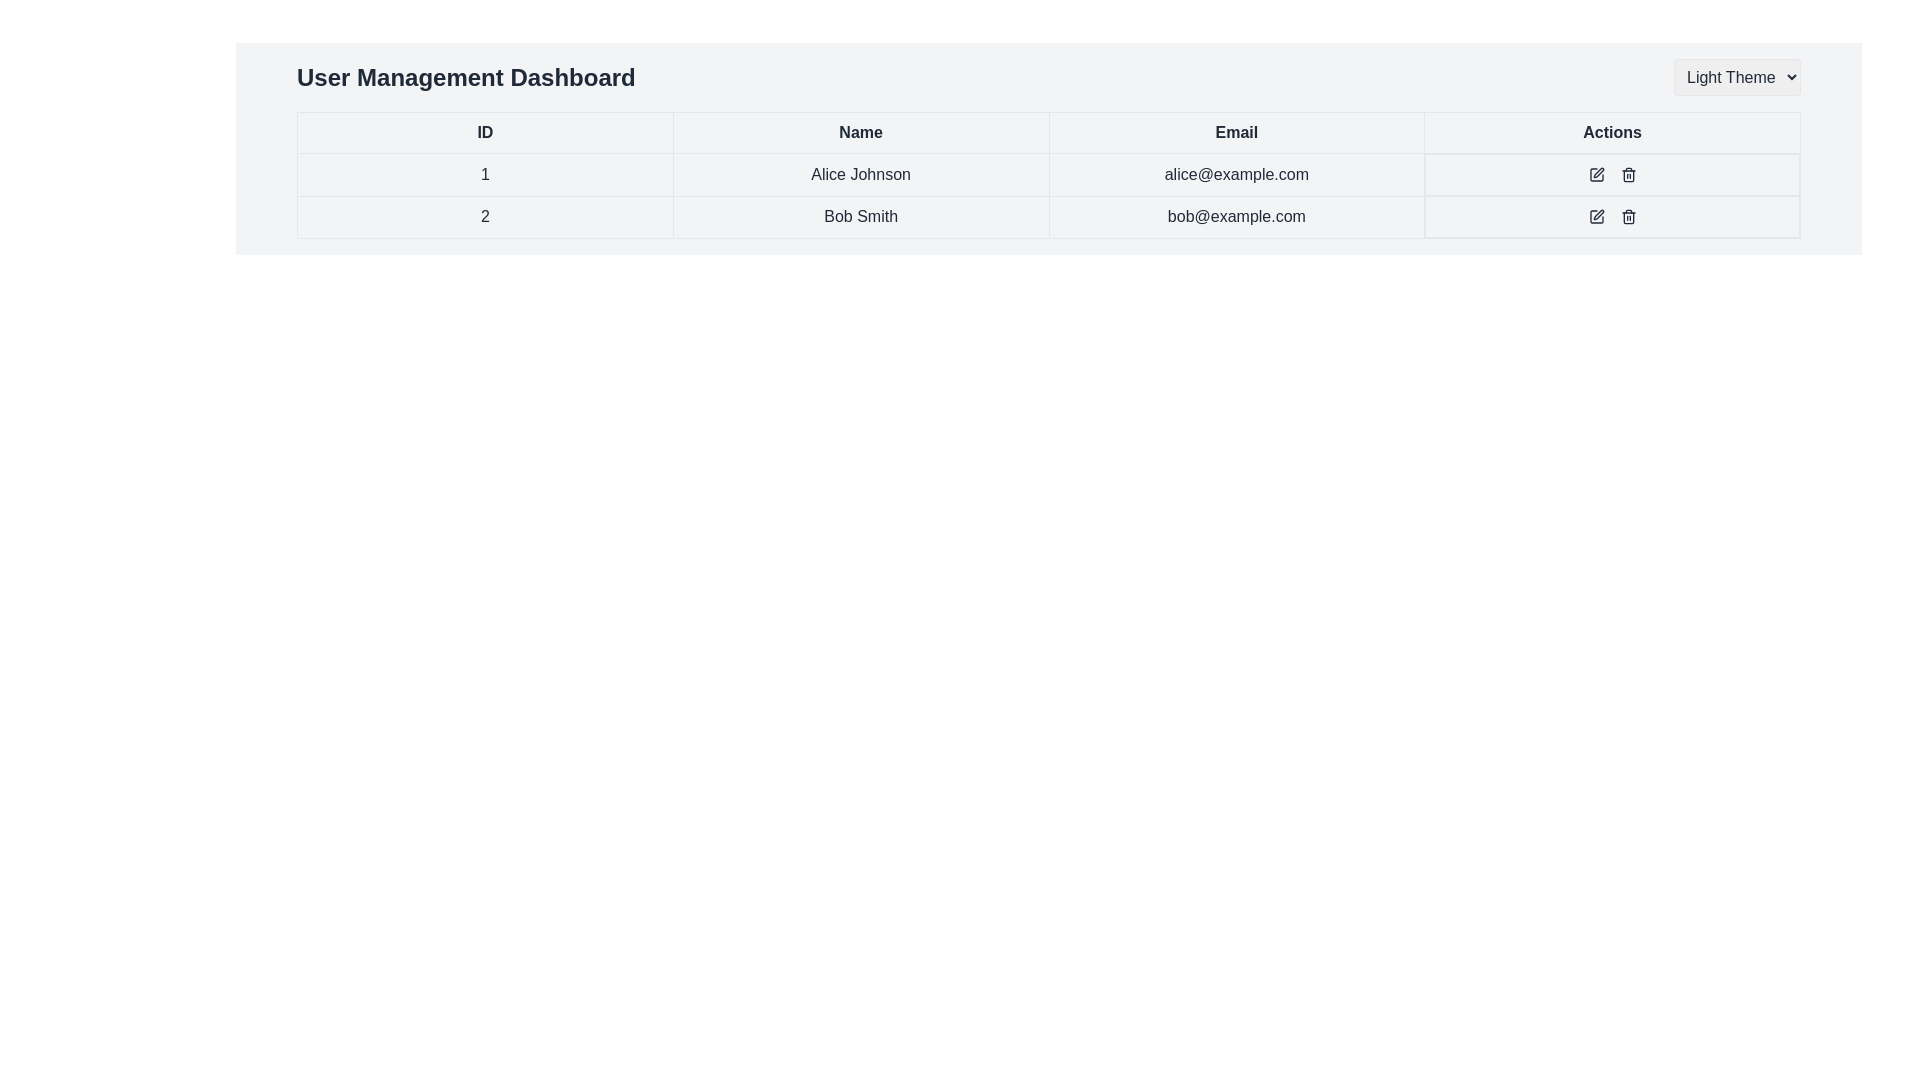 This screenshot has height=1080, width=1920. Describe the element at coordinates (1597, 172) in the screenshot. I see `the edit action icon in the first row under the 'Actions' column, which is aligned with the user 'Alice Johnson' and positioned to the left of the trash bin icon` at that location.